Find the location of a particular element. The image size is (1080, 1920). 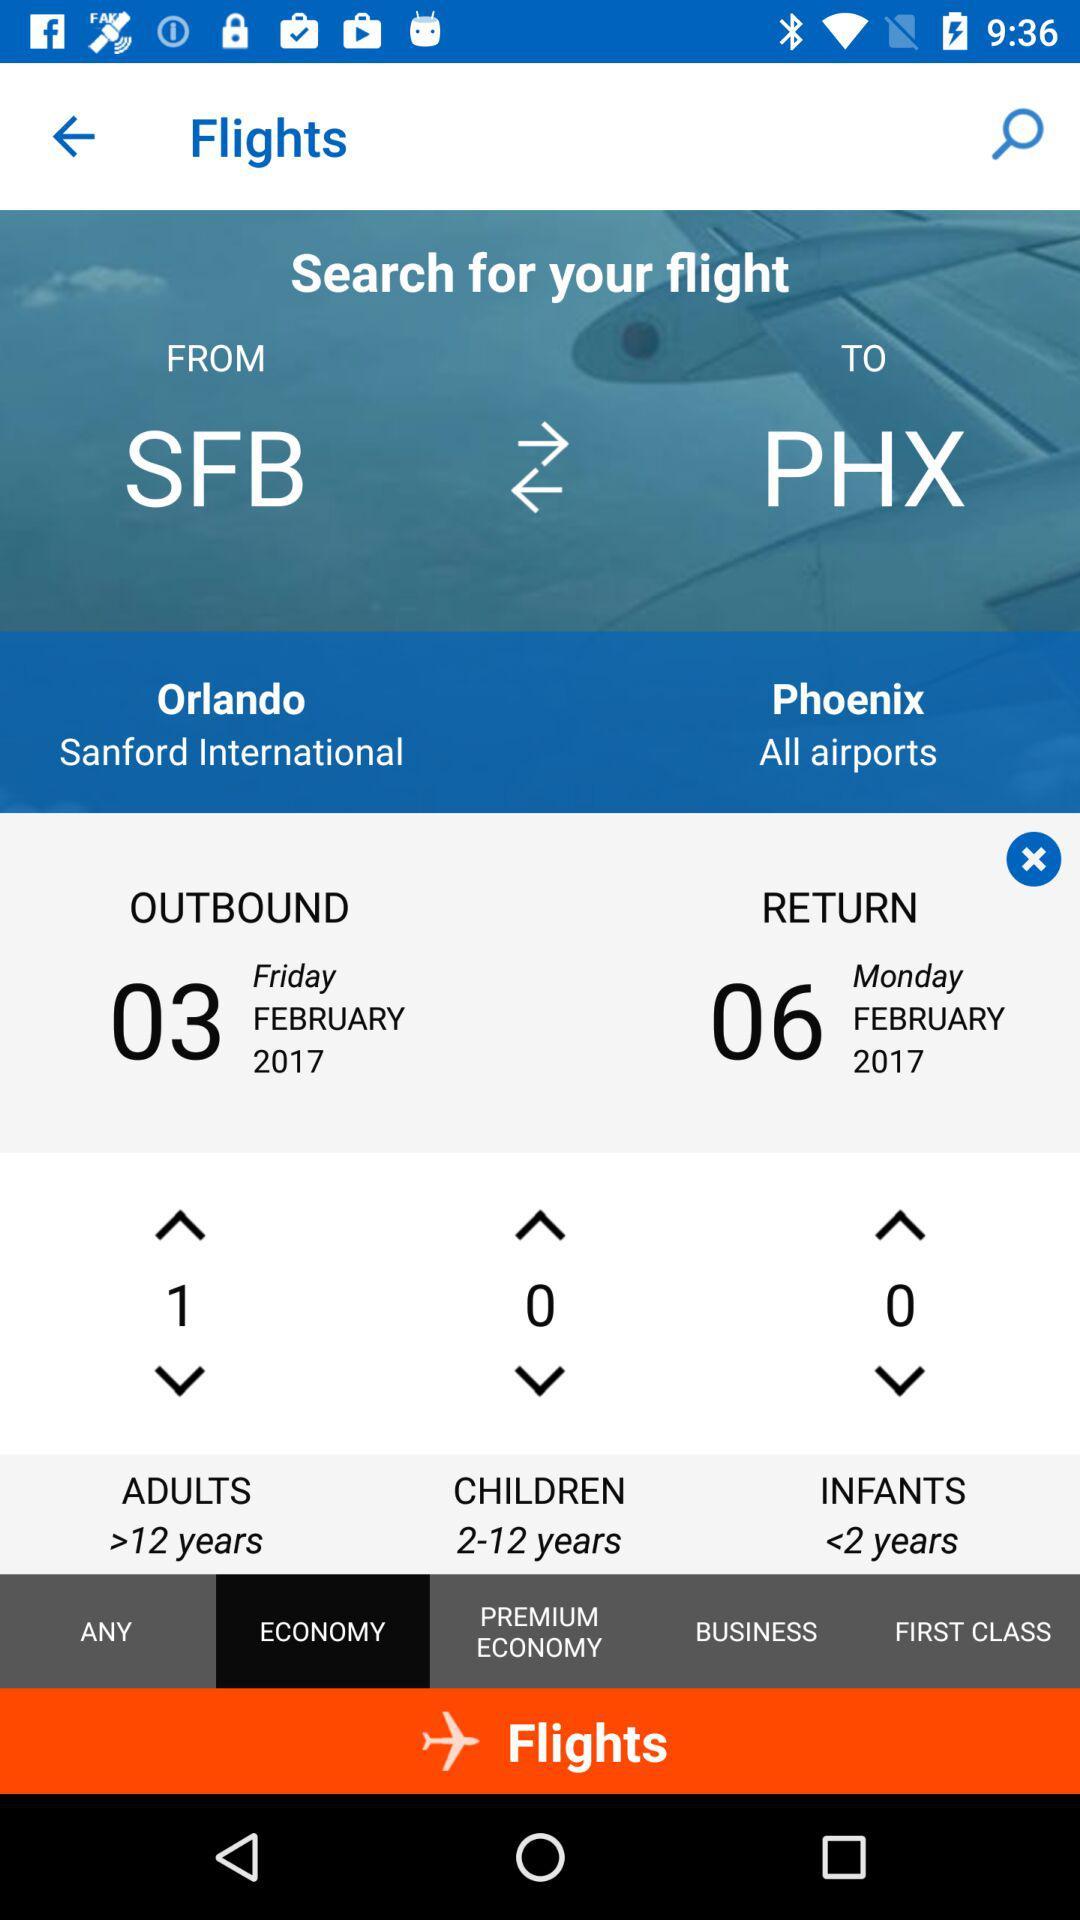

decrease number of adults is located at coordinates (180, 1380).